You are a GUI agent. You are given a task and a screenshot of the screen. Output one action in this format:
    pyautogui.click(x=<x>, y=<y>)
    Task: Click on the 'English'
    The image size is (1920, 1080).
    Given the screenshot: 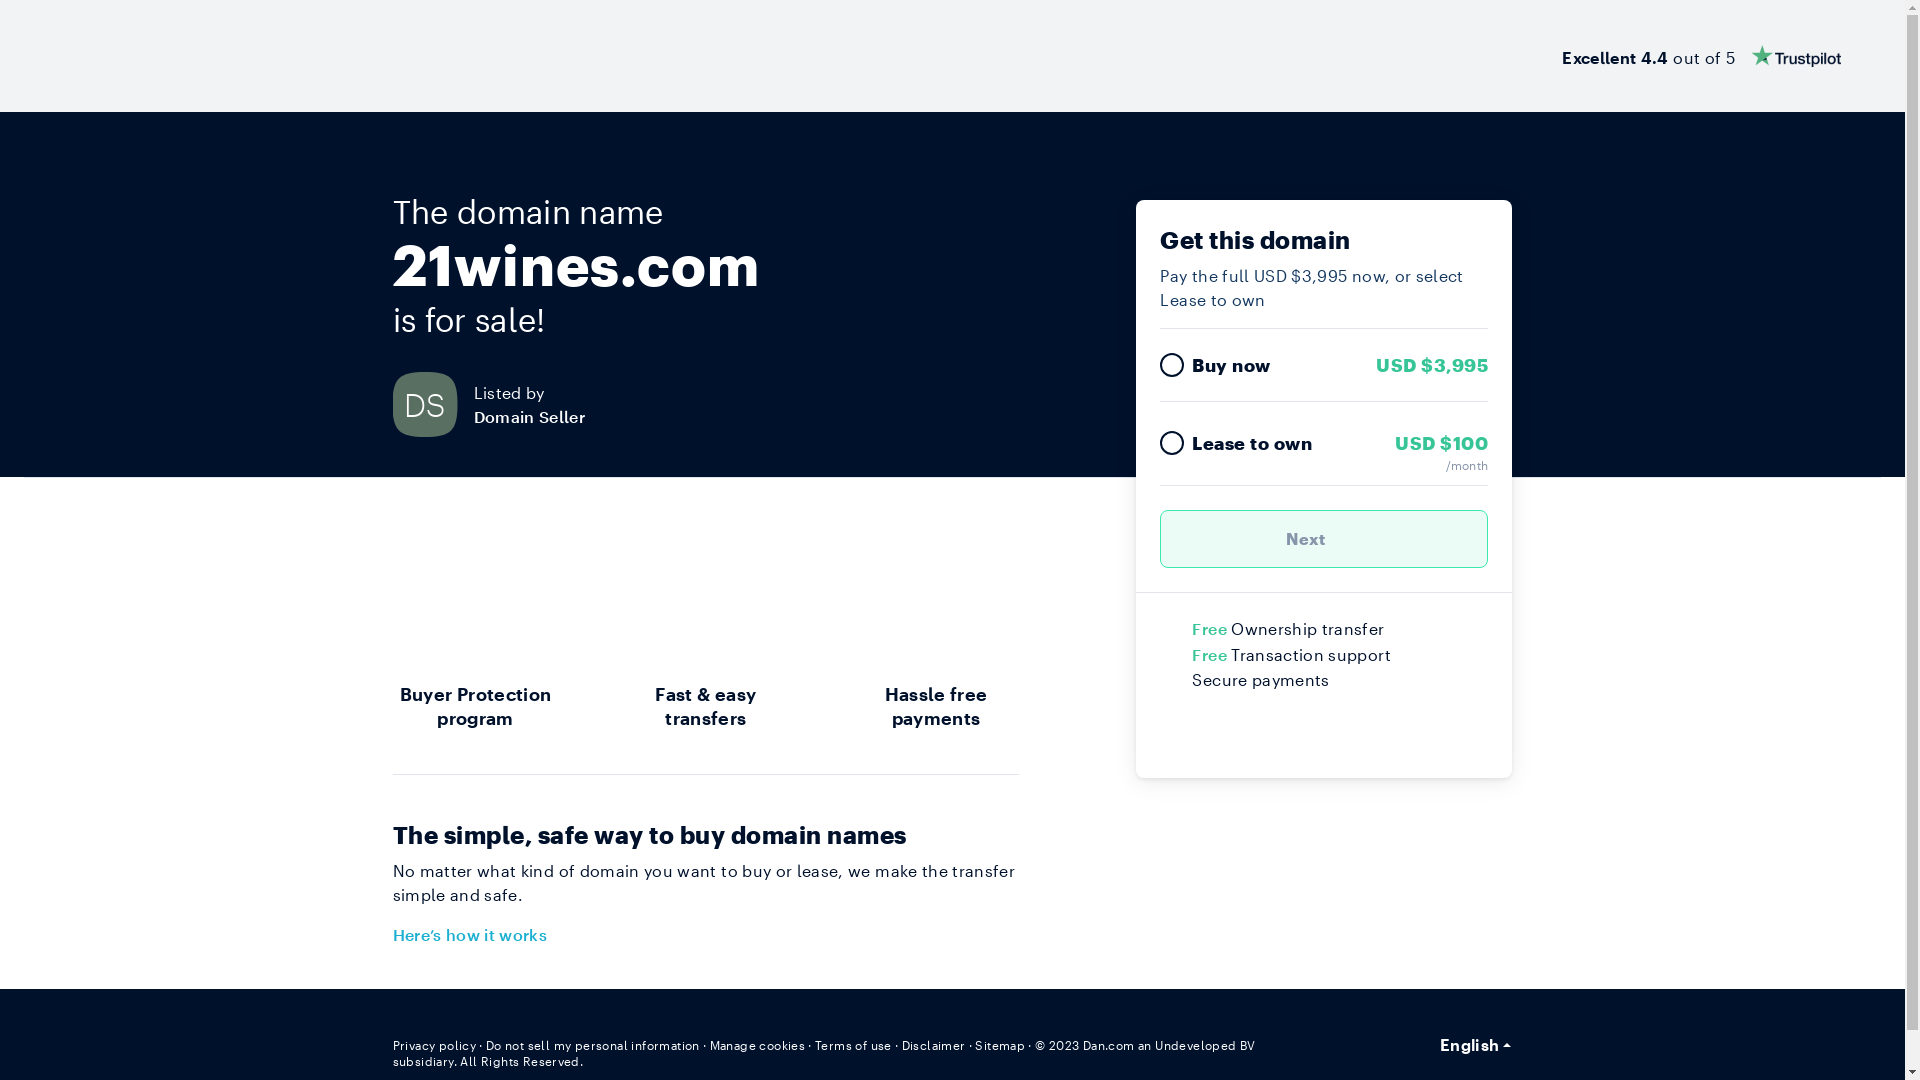 What is the action you would take?
    pyautogui.click(x=1476, y=1044)
    